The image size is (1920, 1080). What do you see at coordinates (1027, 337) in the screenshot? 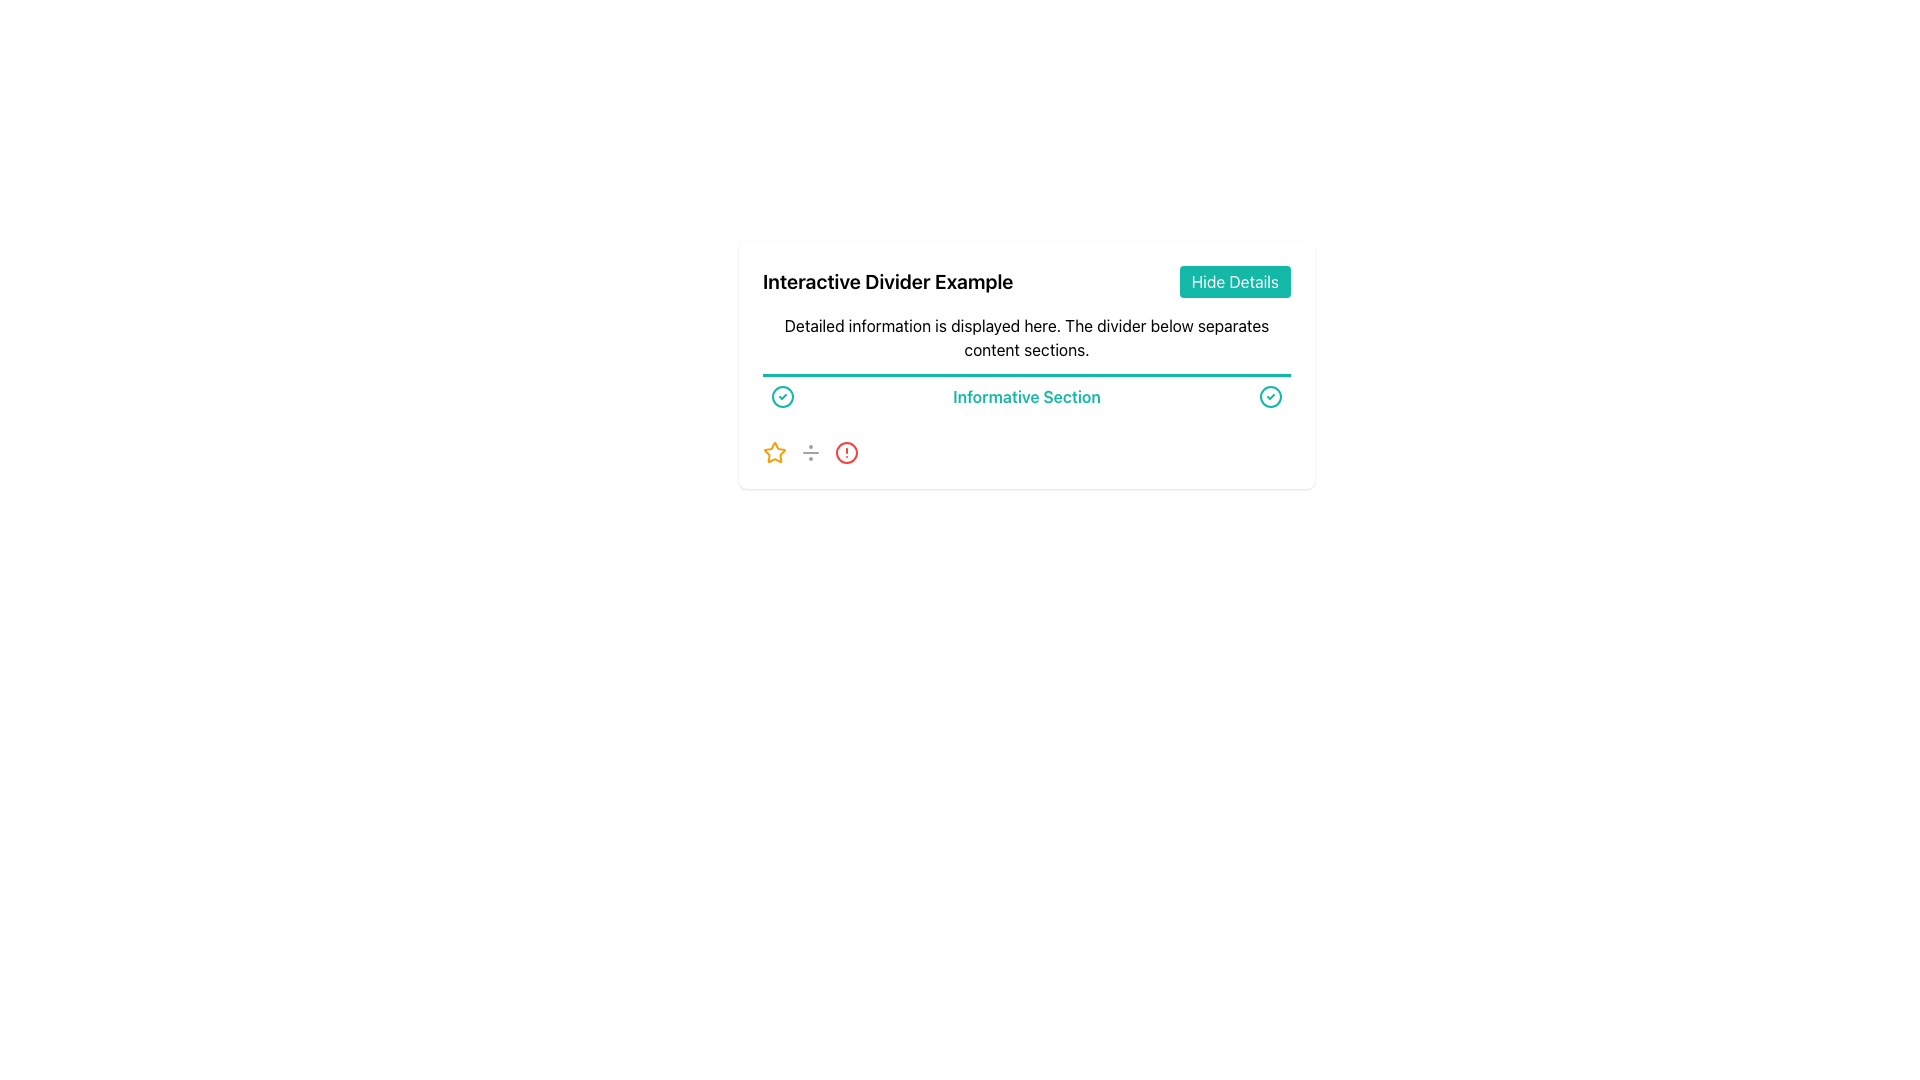
I see `the text block element containing the phrase 'Detailed information is displayed here. The divider below separates content sections.' positioned in the informational section above 'Informative Section.'` at bounding box center [1027, 337].